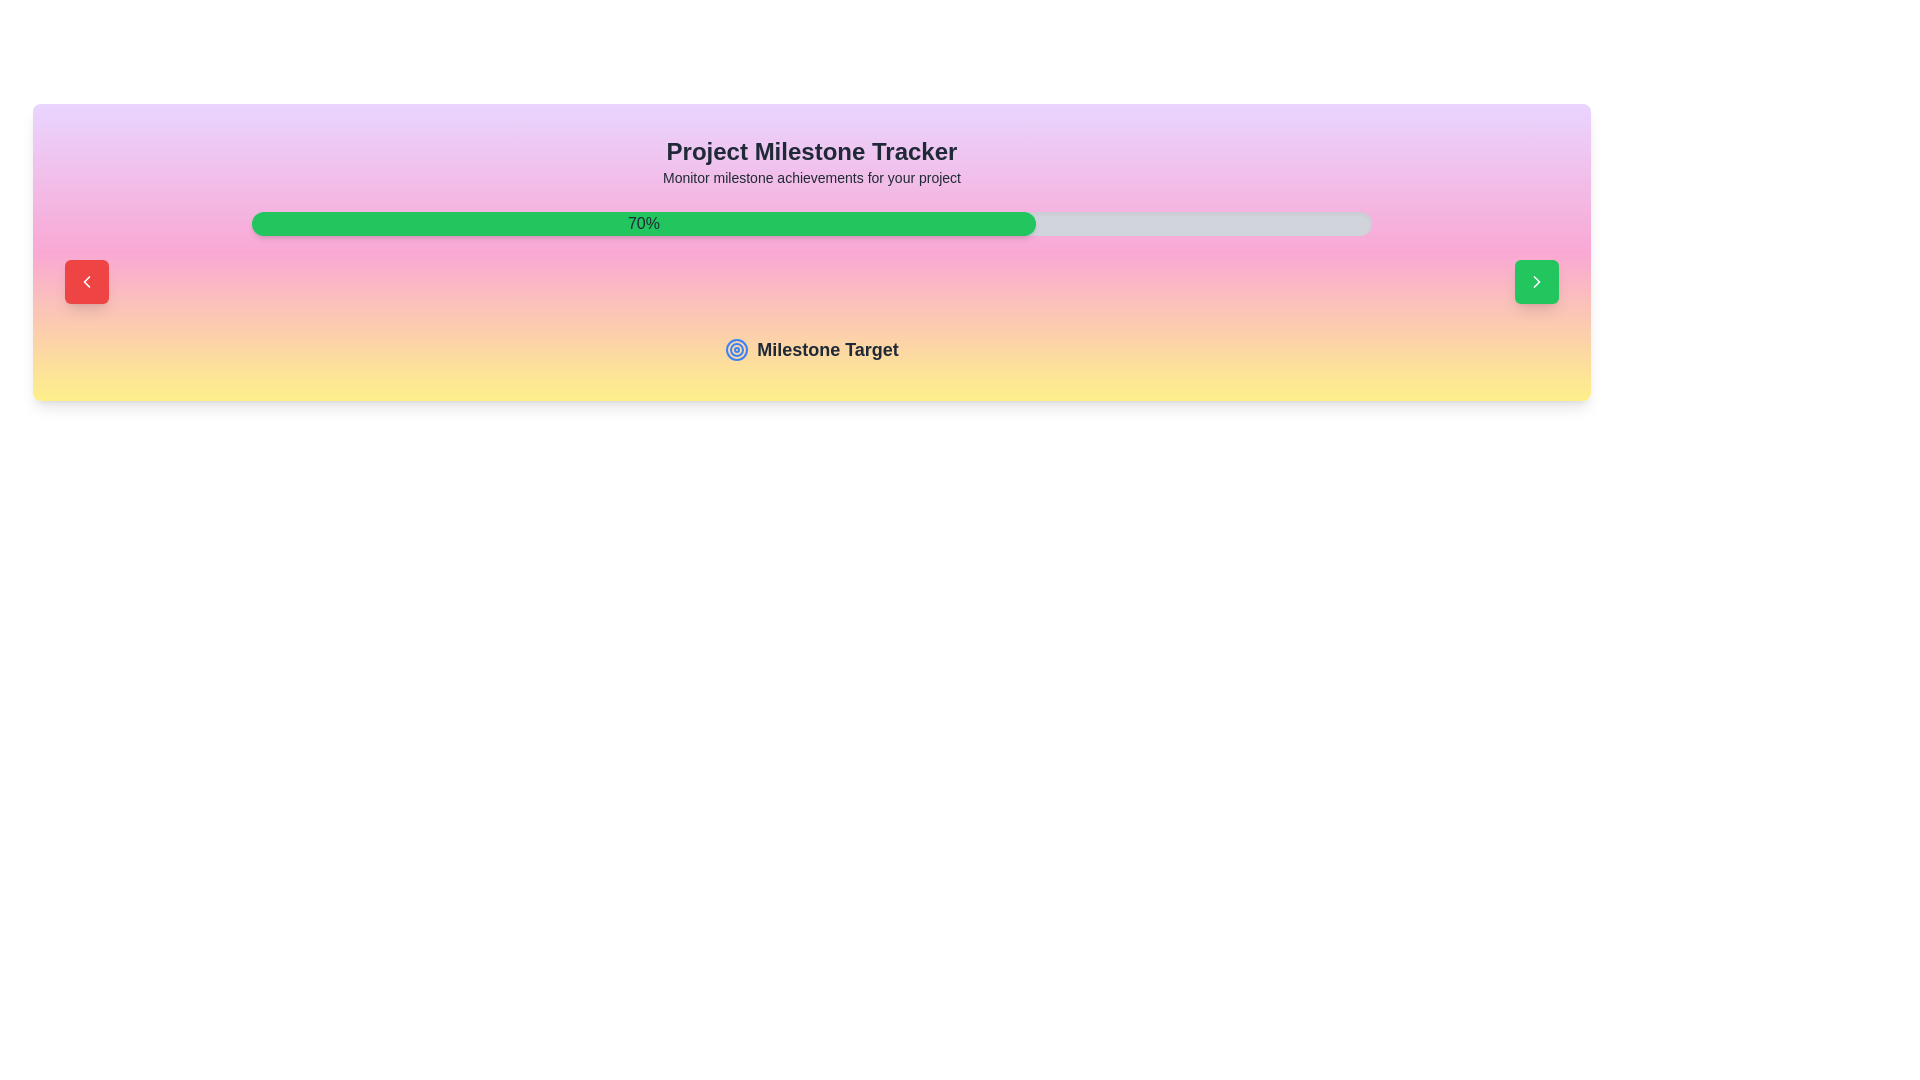 The height and width of the screenshot is (1080, 1920). What do you see at coordinates (736, 349) in the screenshot?
I see `the outermost circle of the target icon, which is styled as an outline and located below the progress indicator near the 'Milestone Target' label` at bounding box center [736, 349].